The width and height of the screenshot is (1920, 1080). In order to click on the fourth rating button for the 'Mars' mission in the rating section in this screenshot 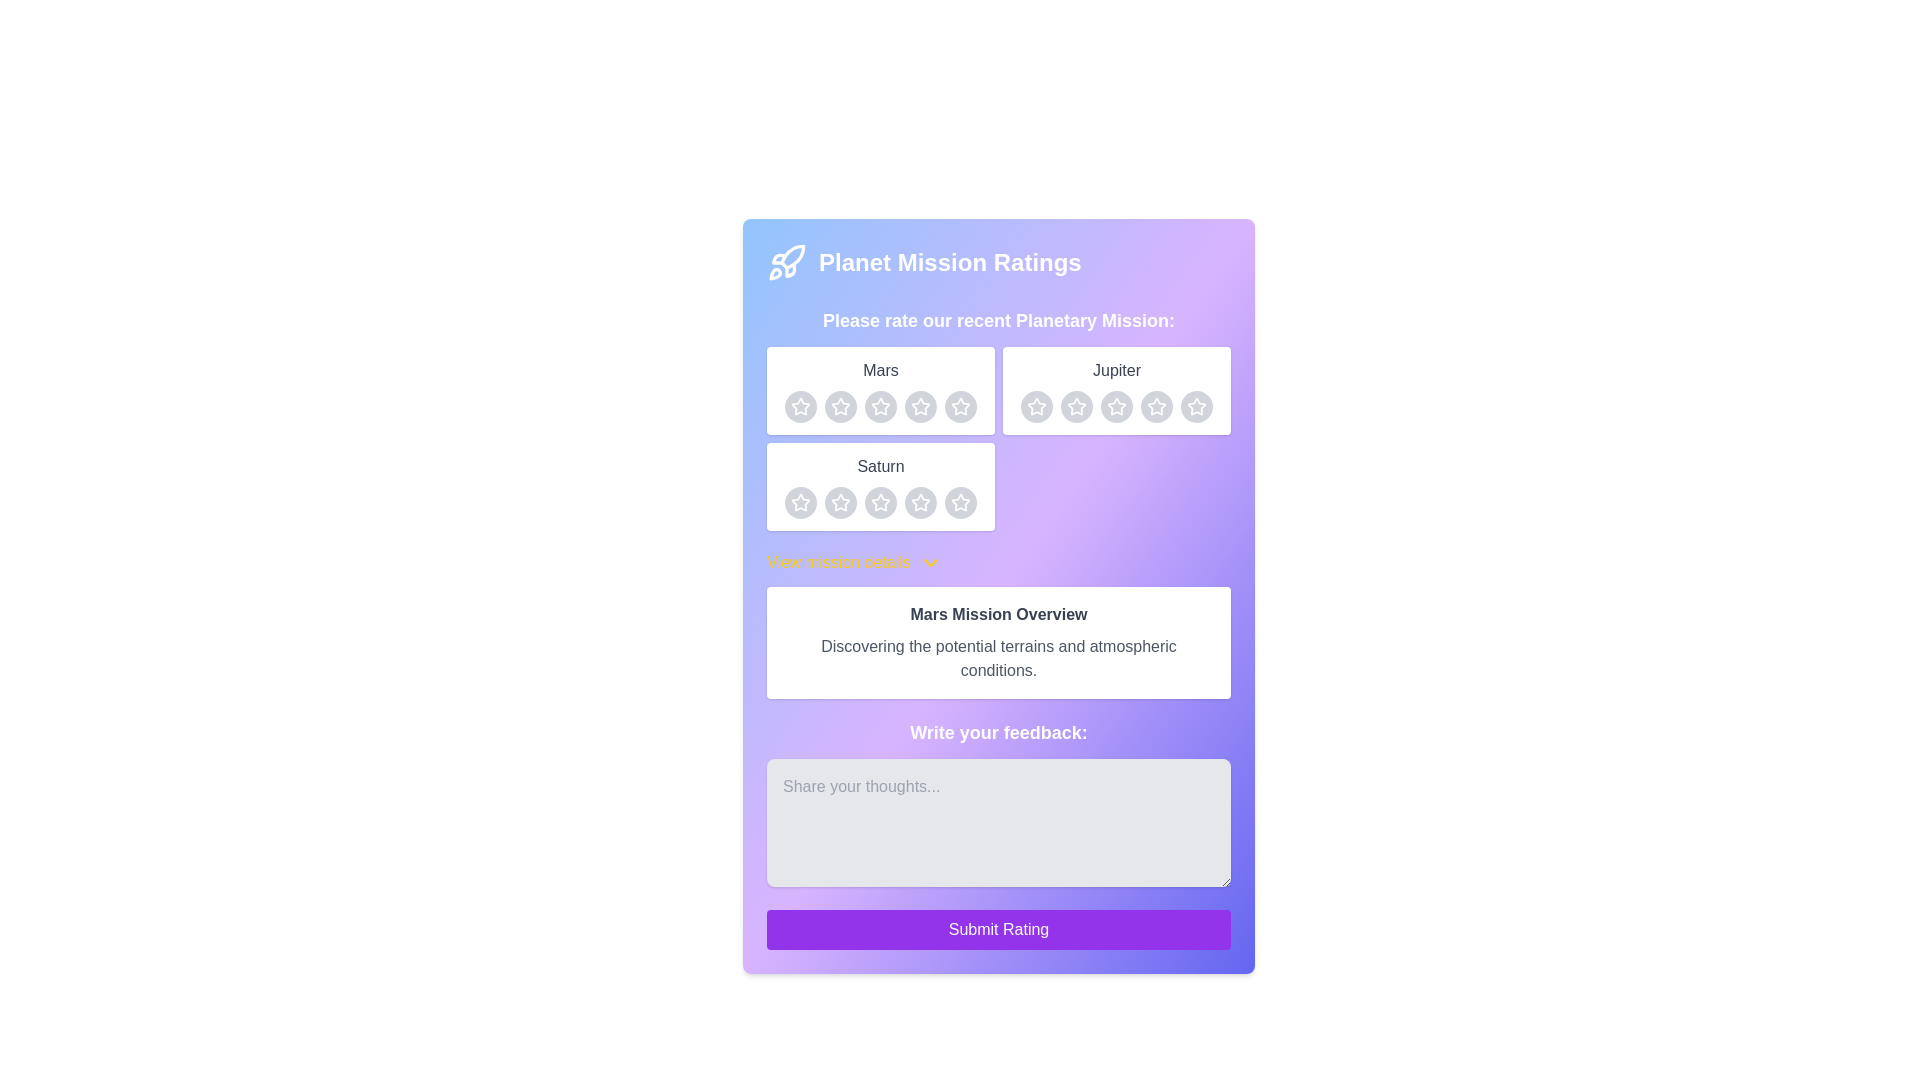, I will do `click(960, 406)`.